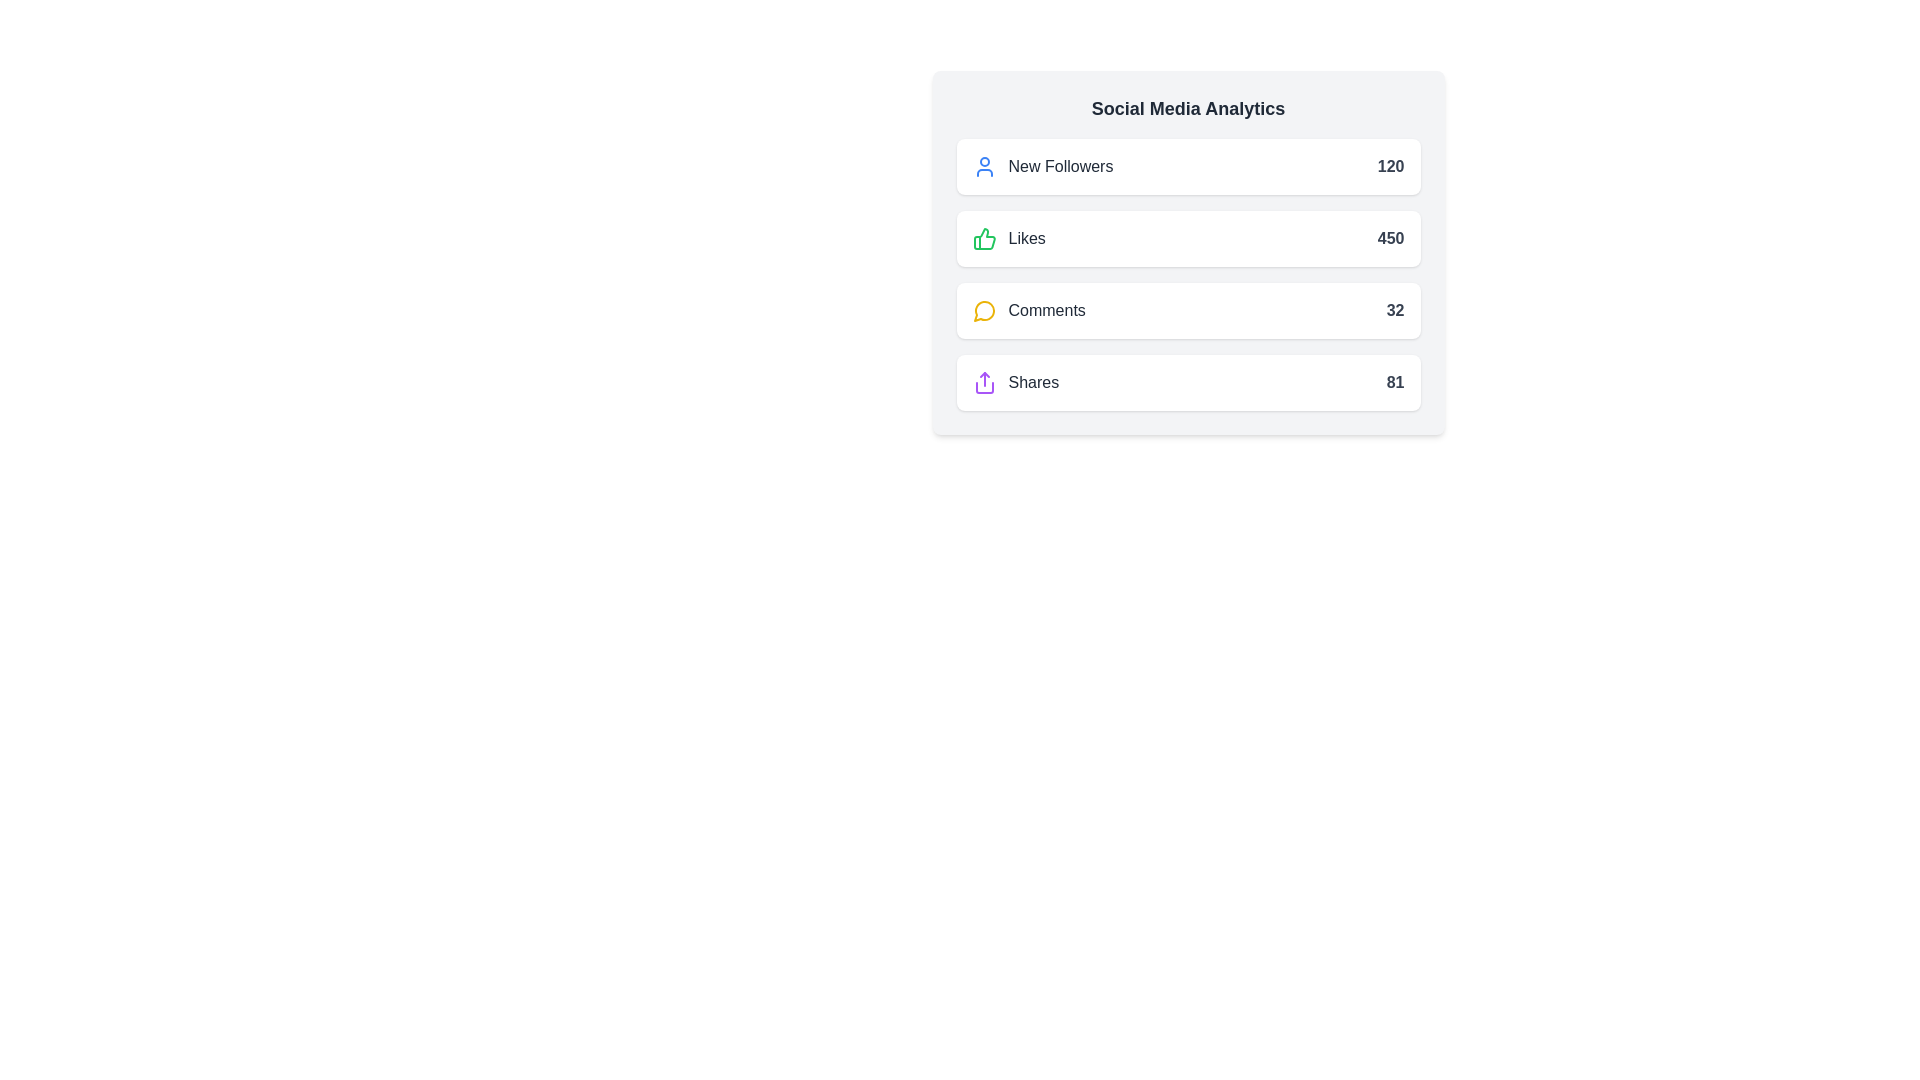 The height and width of the screenshot is (1080, 1920). I want to click on the yellow chat bubble icon styled as a vector graphic, located in the third row of the analytics dashboard, to the left of the 'Comments' label, so click(983, 311).